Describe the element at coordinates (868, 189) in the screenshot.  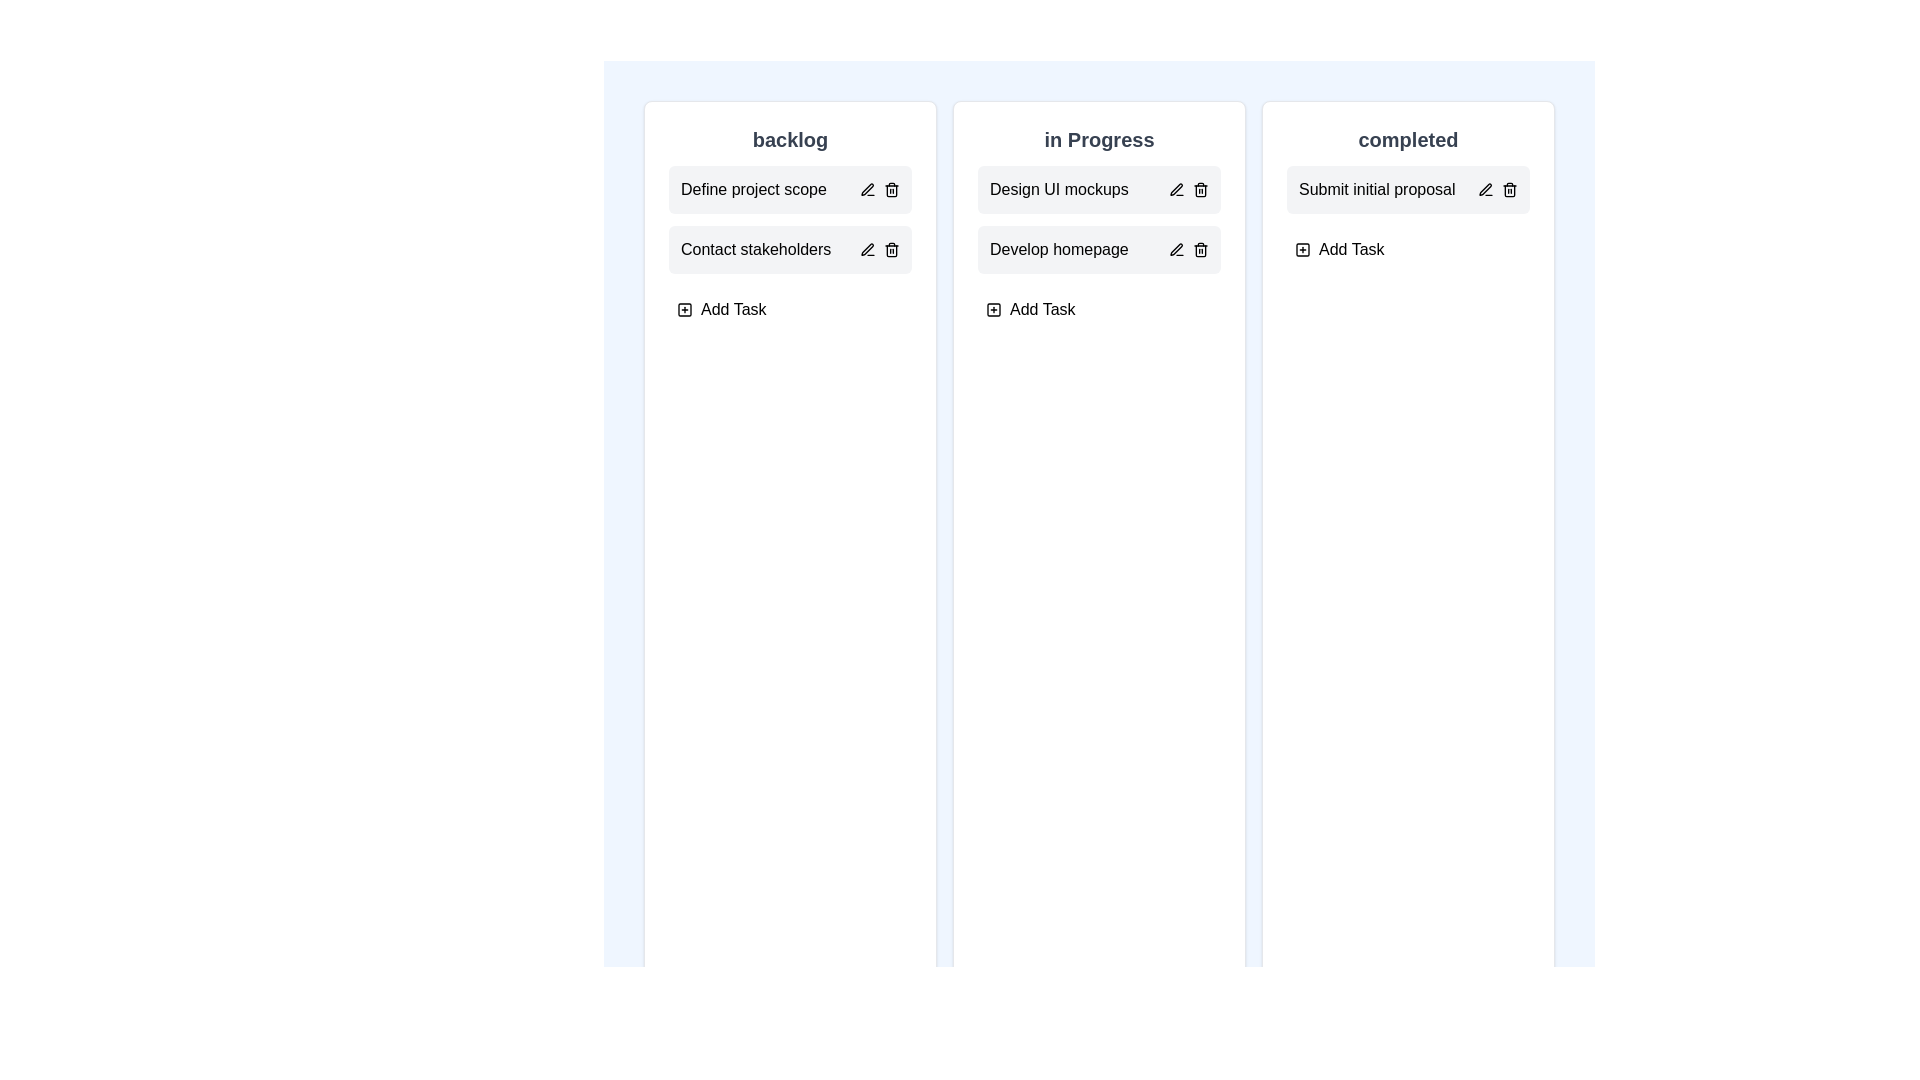
I see `the edit icon of the task 'Define project scope' in the 'backlog' column` at that location.